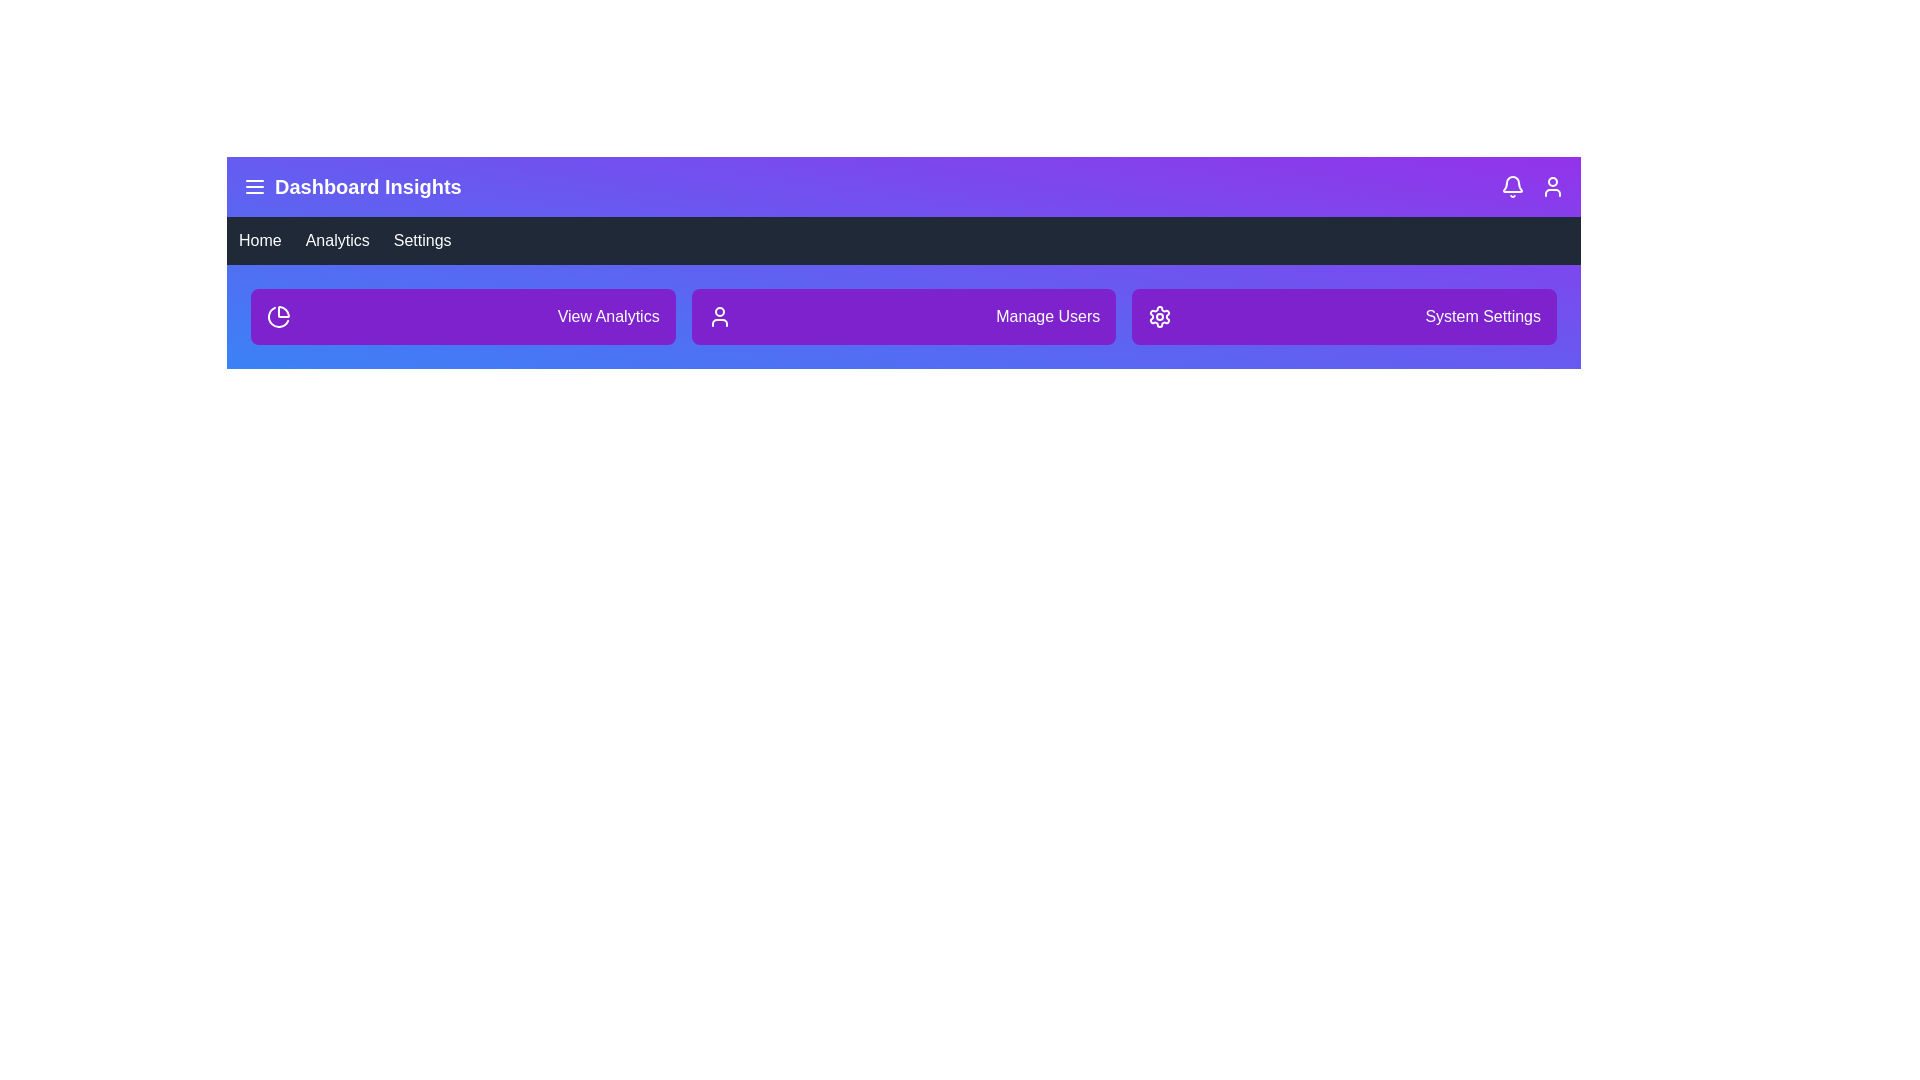 Image resolution: width=1920 pixels, height=1080 pixels. Describe the element at coordinates (902, 315) in the screenshot. I see `the Manage Users button in the dashboard` at that location.